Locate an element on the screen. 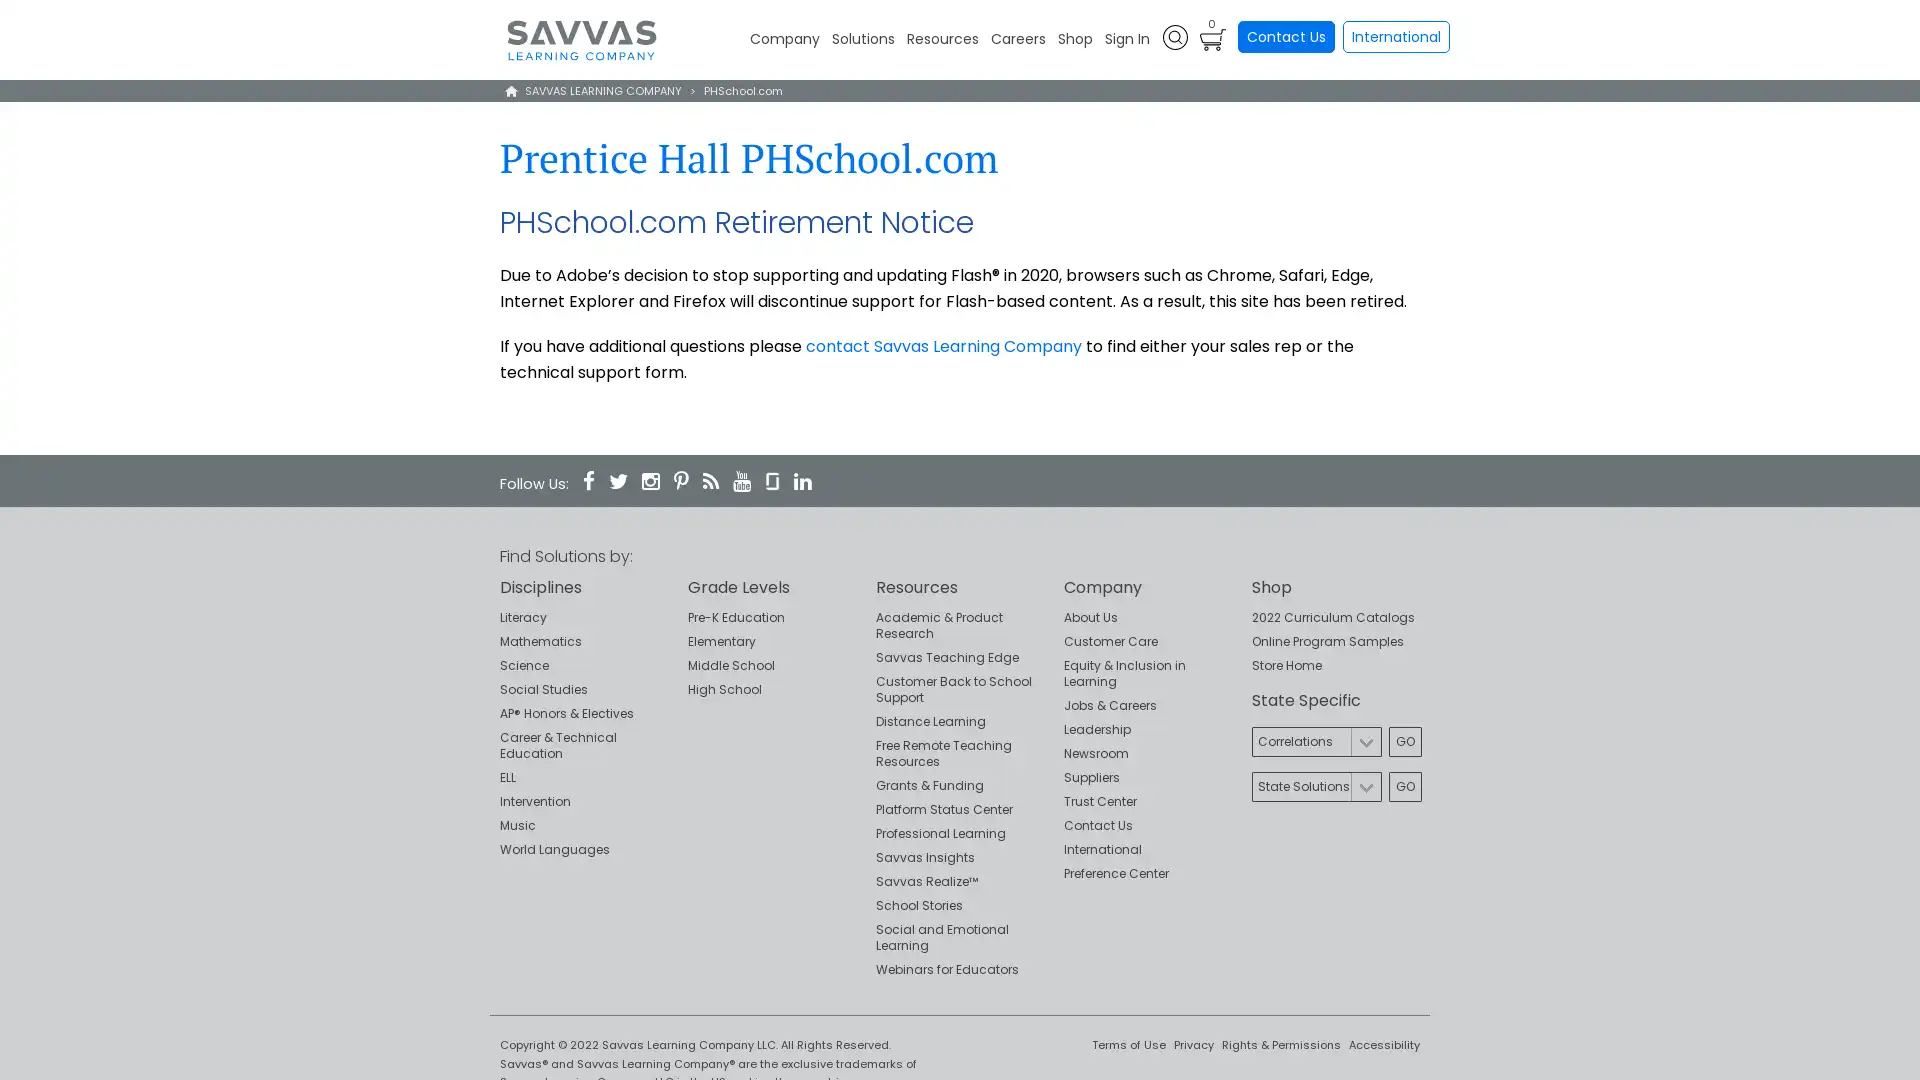 Image resolution: width=1920 pixels, height=1080 pixels. Go is located at coordinates (1404, 740).